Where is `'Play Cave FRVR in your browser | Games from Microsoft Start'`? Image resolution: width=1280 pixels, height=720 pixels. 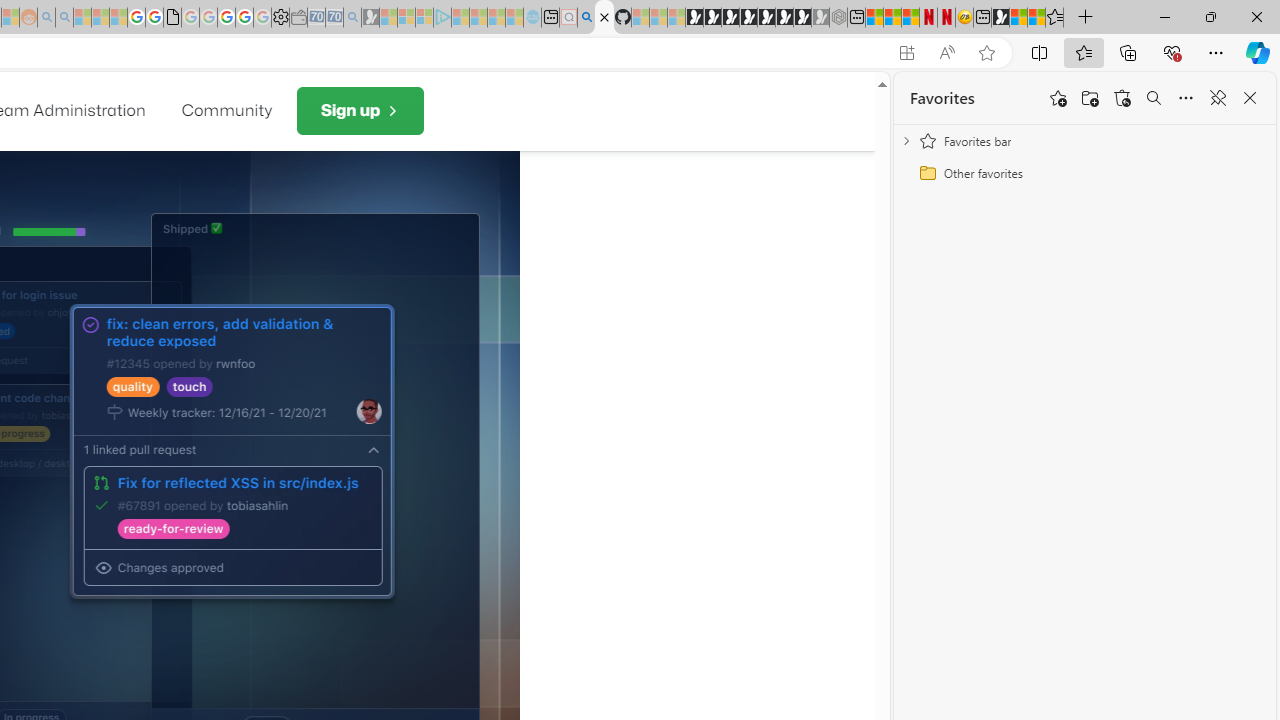
'Play Cave FRVR in your browser | Games from Microsoft Start' is located at coordinates (729, 17).